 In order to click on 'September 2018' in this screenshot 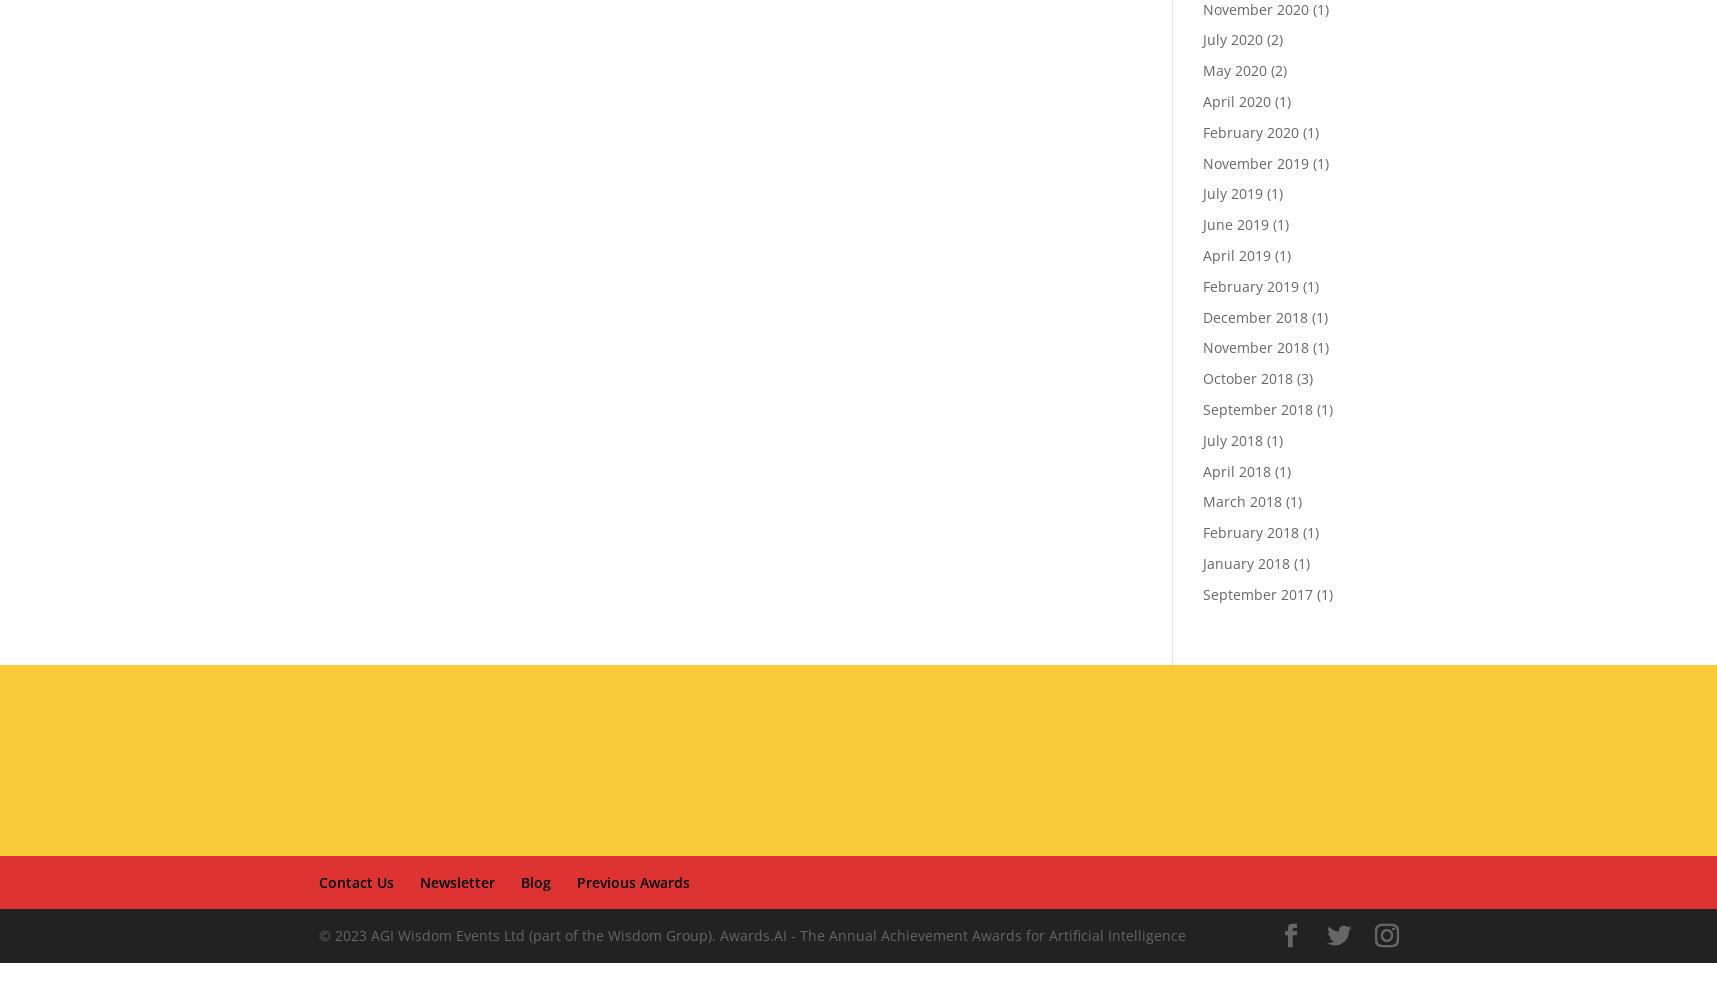, I will do `click(1258, 409)`.